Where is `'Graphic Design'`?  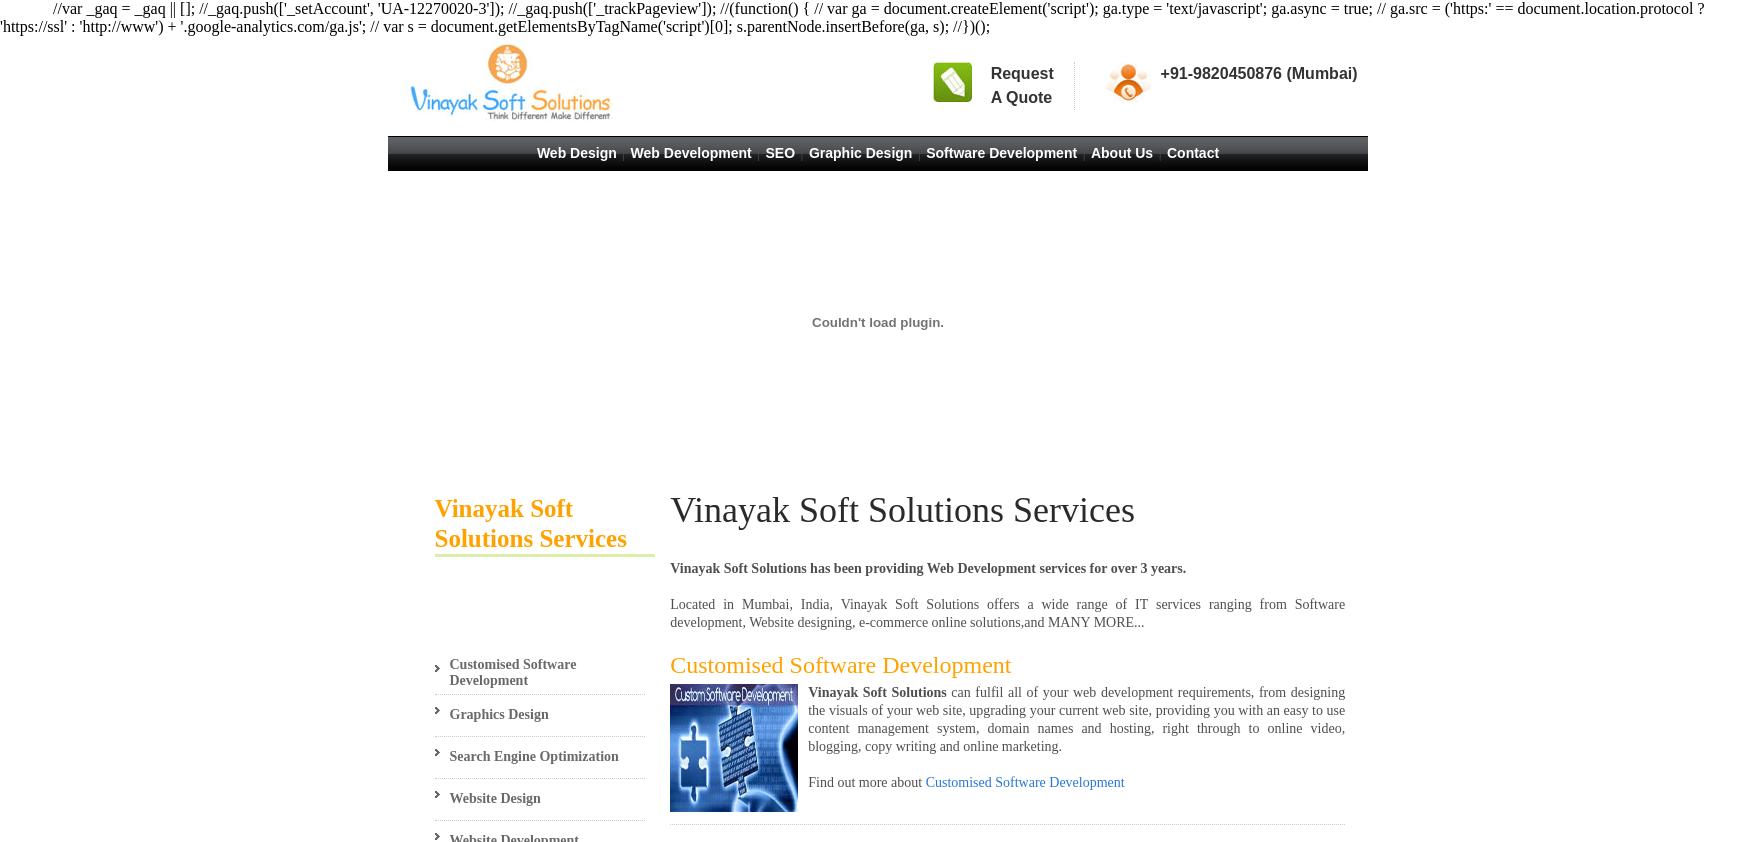
'Graphic Design' is located at coordinates (858, 150).